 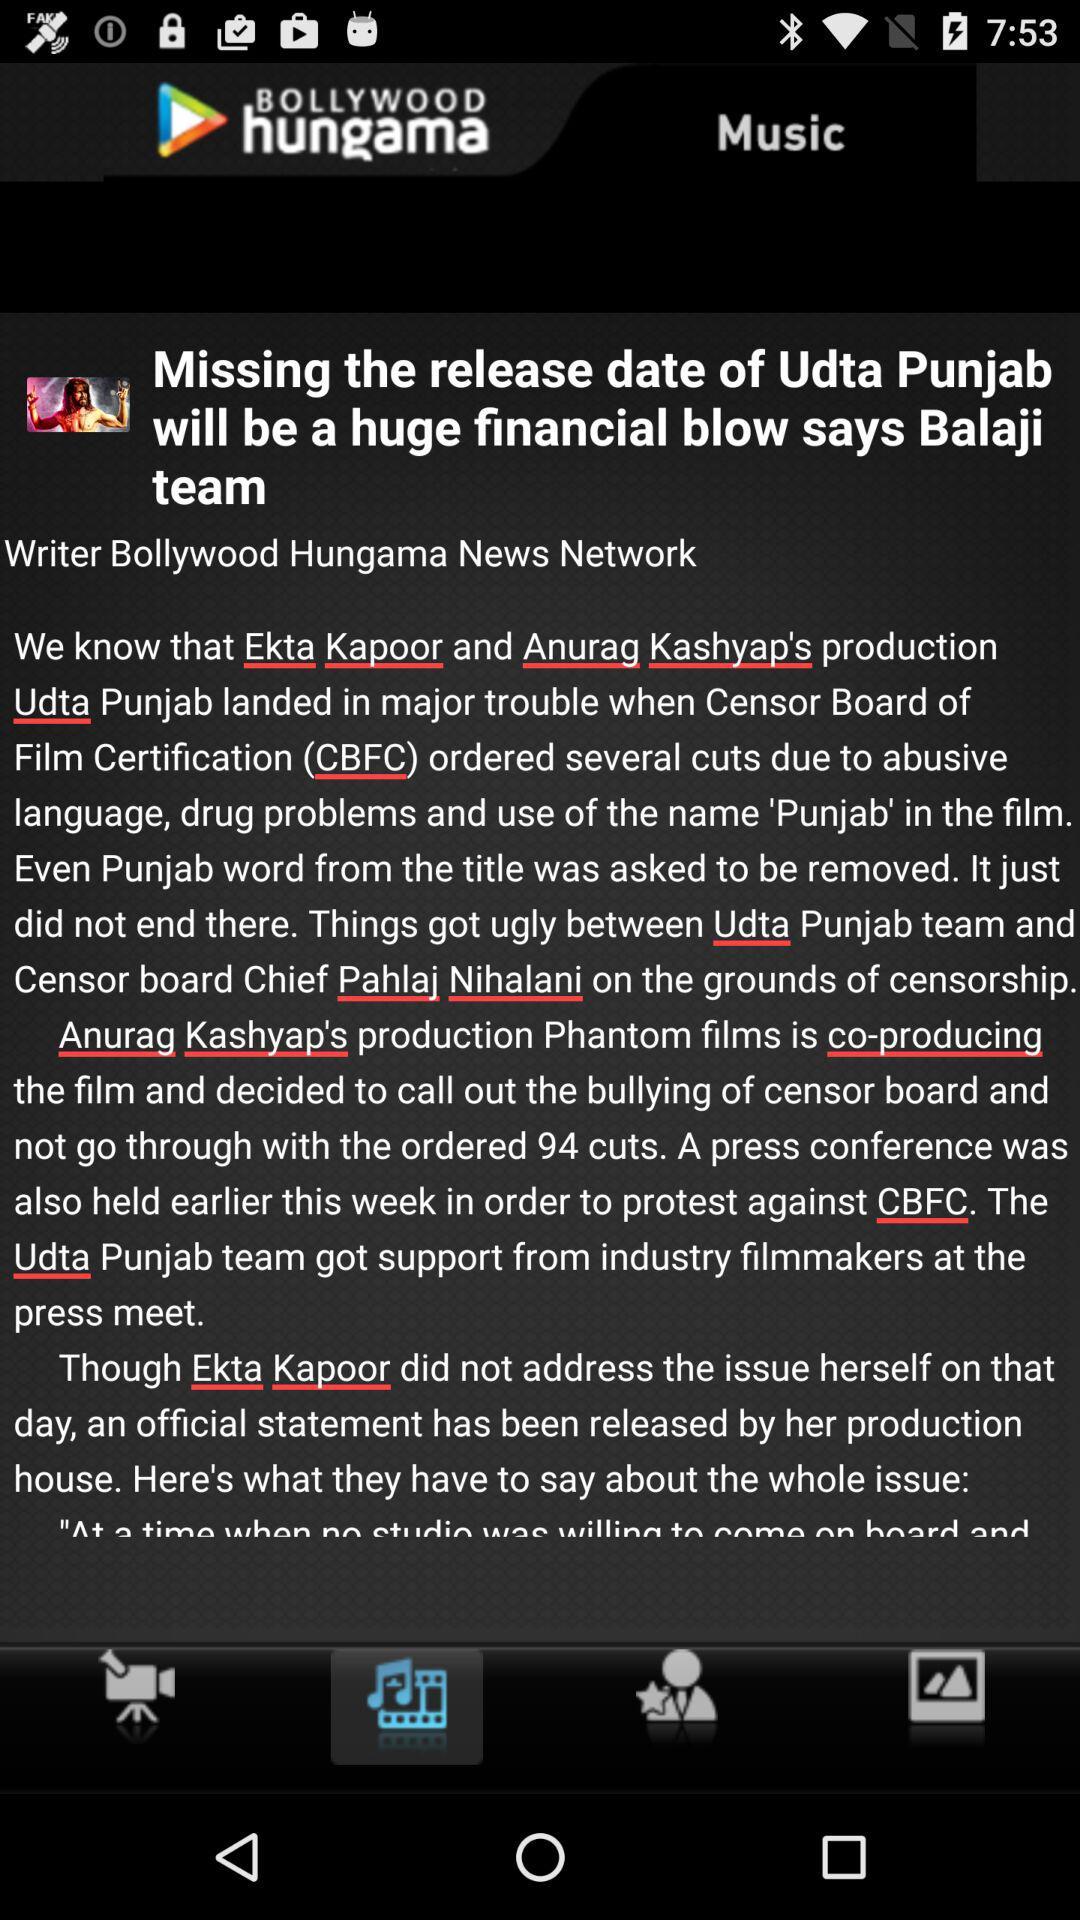 I want to click on the icon below writer icon, so click(x=540, y=1110).